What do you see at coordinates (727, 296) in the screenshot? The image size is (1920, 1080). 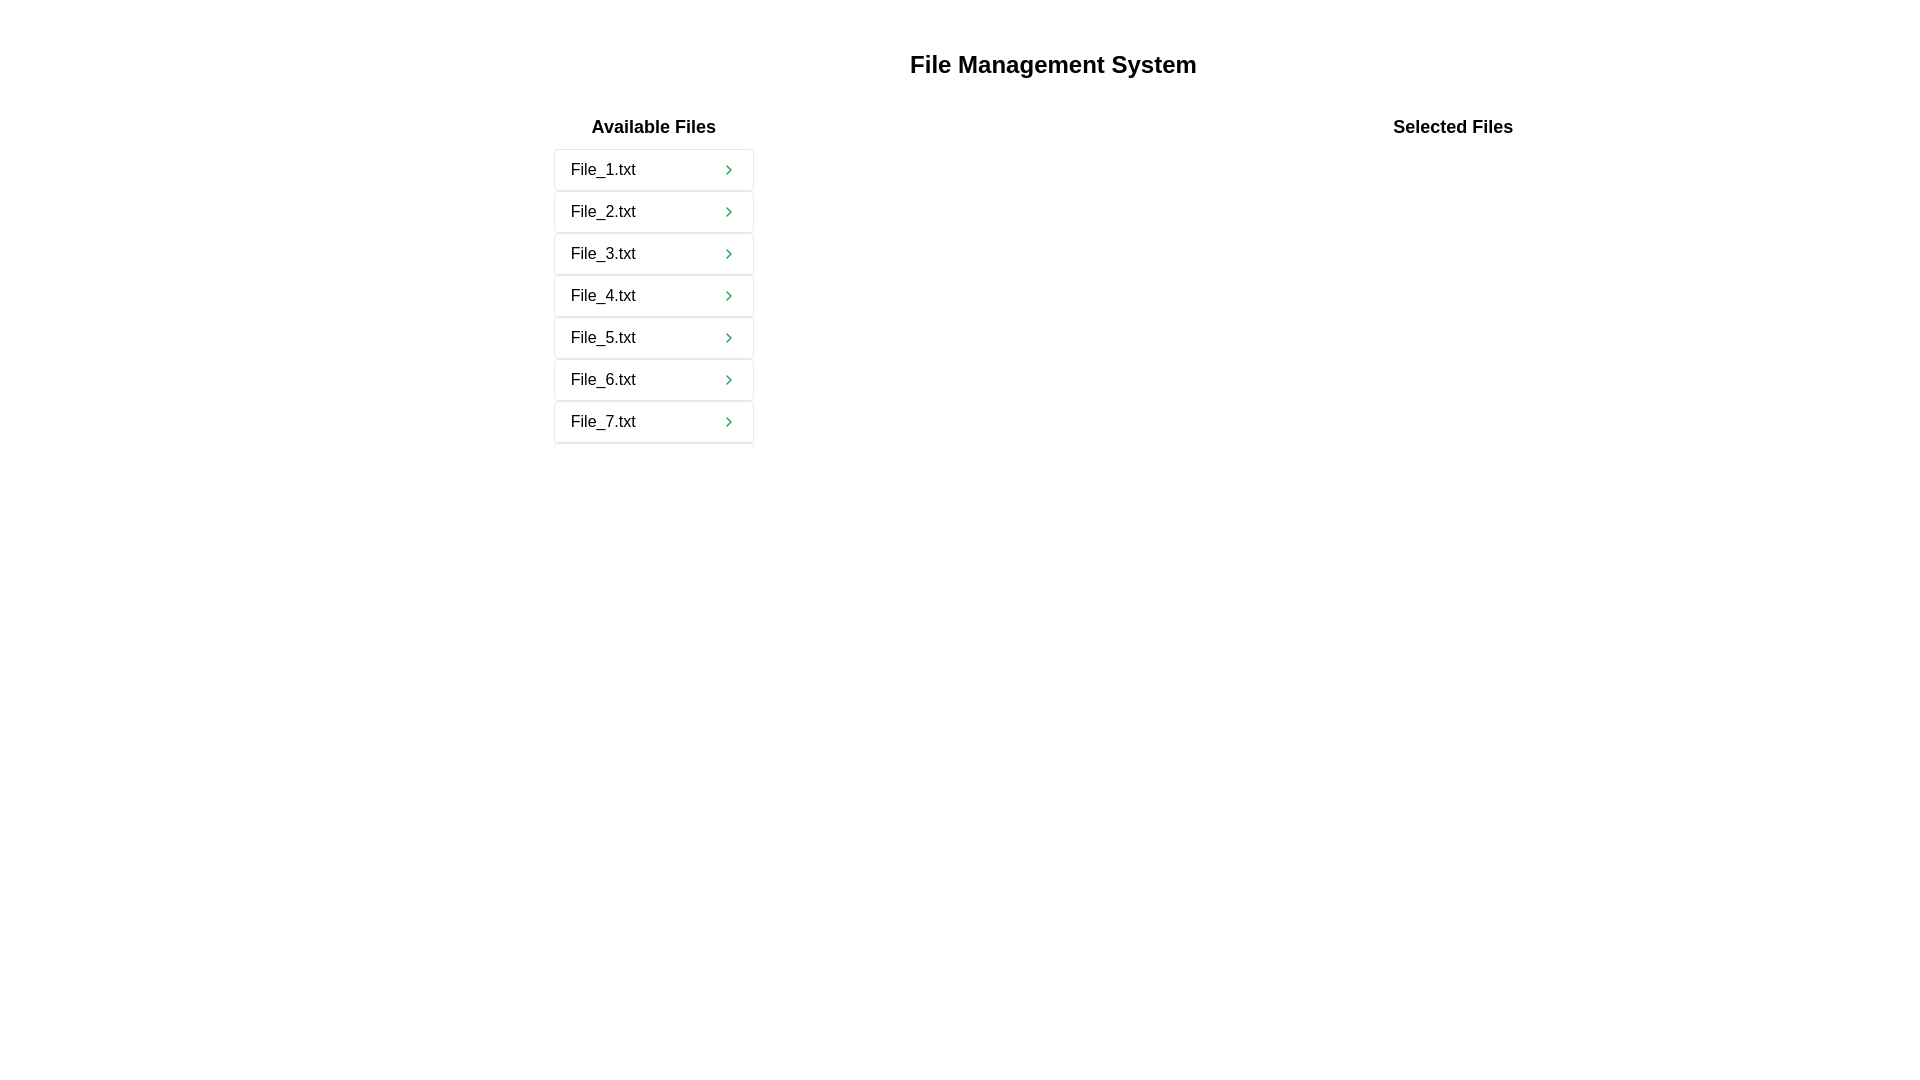 I see `the action trigger icon located to the right of the 'File_4.txt' entry in the 'Available Files' list` at bounding box center [727, 296].